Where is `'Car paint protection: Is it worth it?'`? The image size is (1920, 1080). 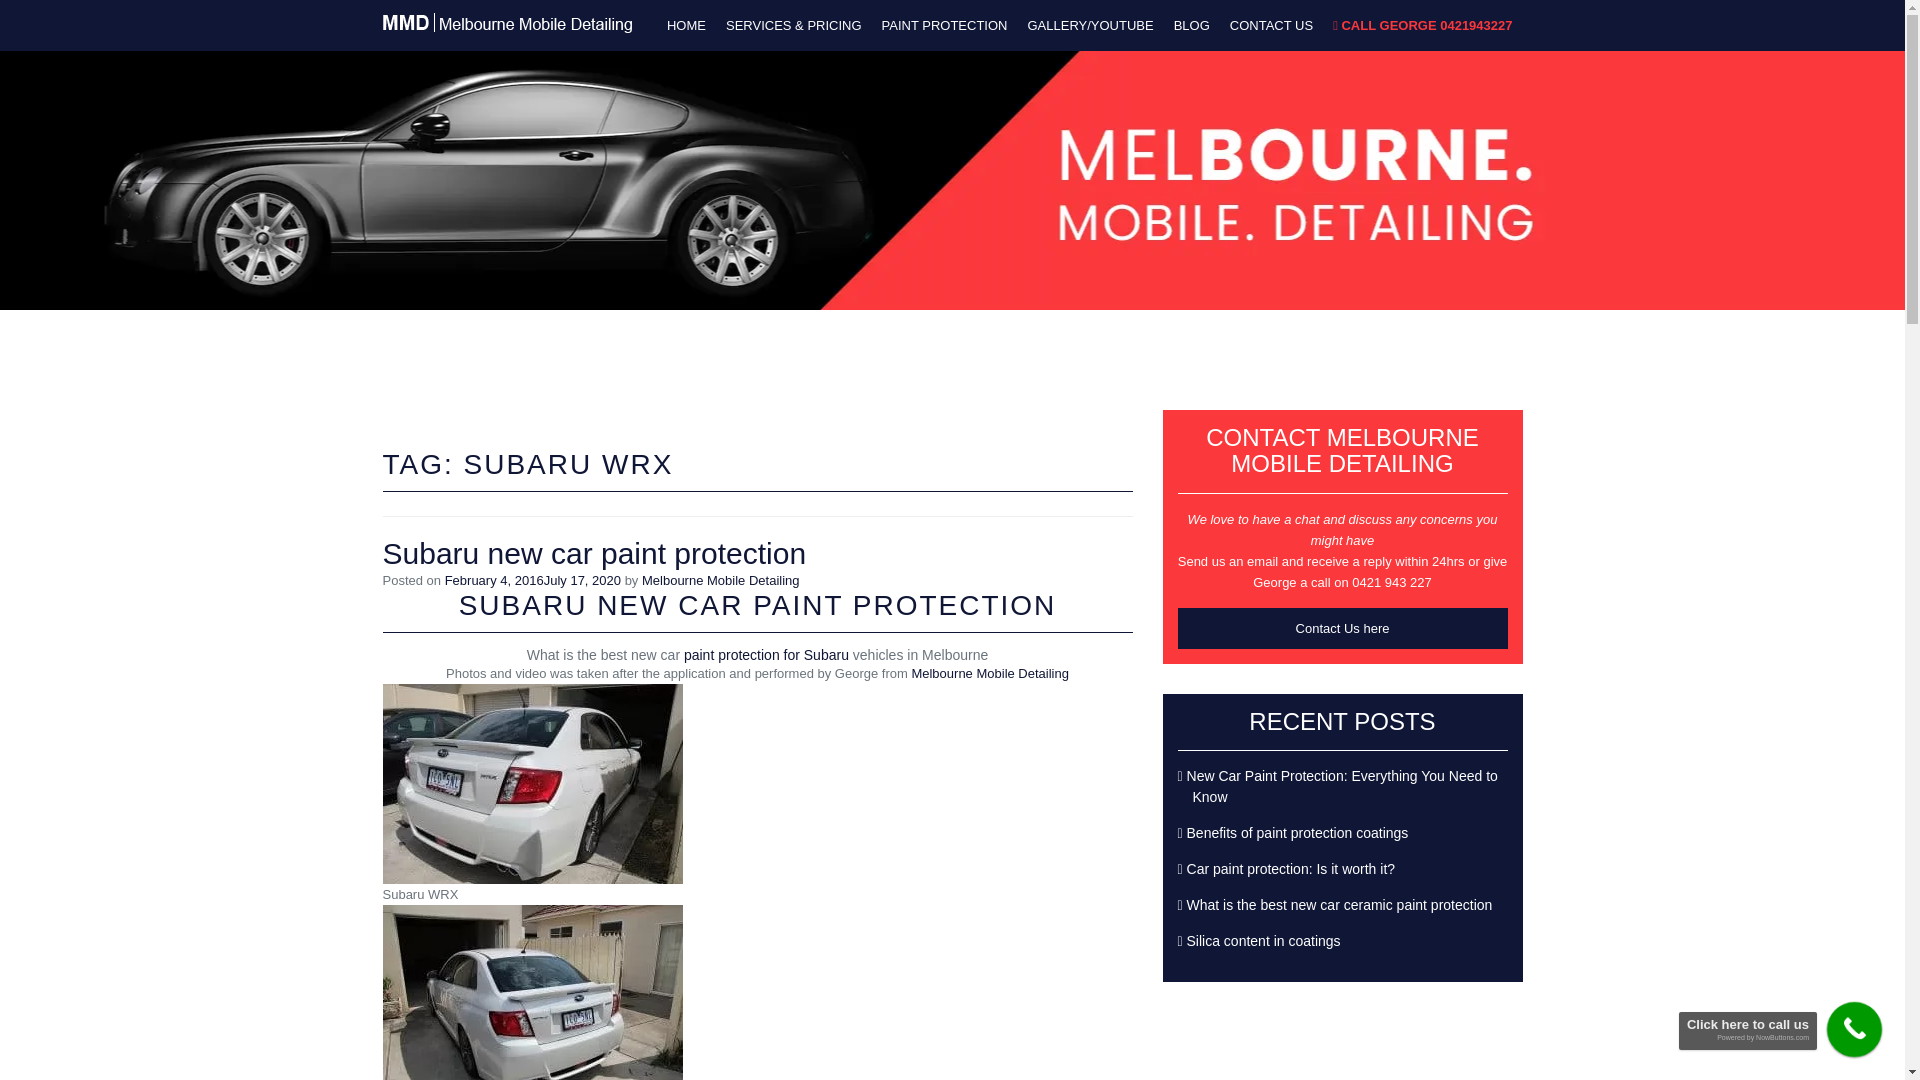 'Car paint protection: Is it worth it?' is located at coordinates (1291, 867).